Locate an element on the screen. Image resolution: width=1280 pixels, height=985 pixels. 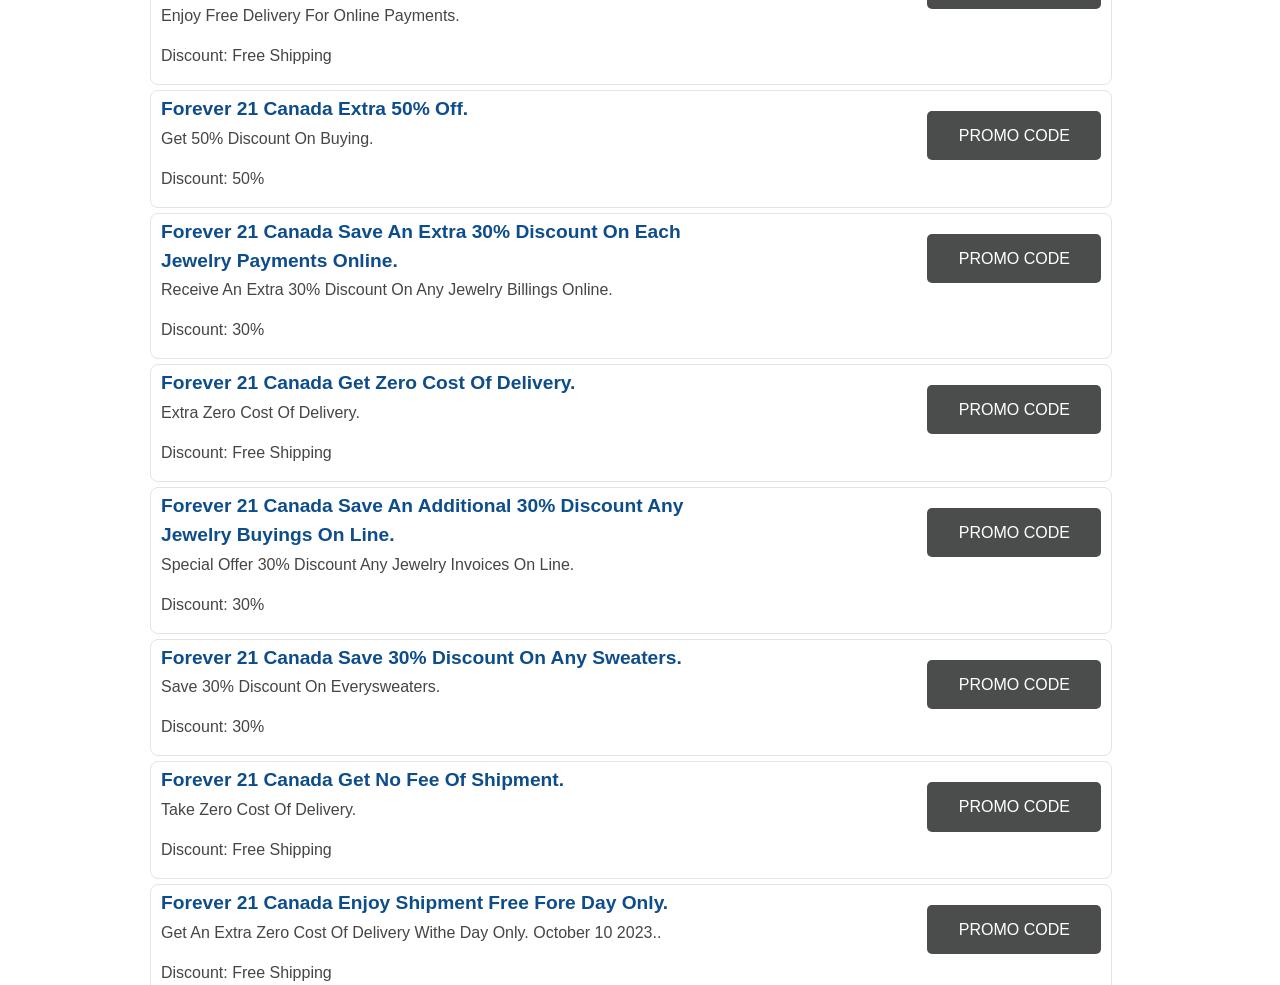
'Get An Extra Zero Cost Of Delivery Withe Day Only. October 10 2023..' is located at coordinates (410, 932).